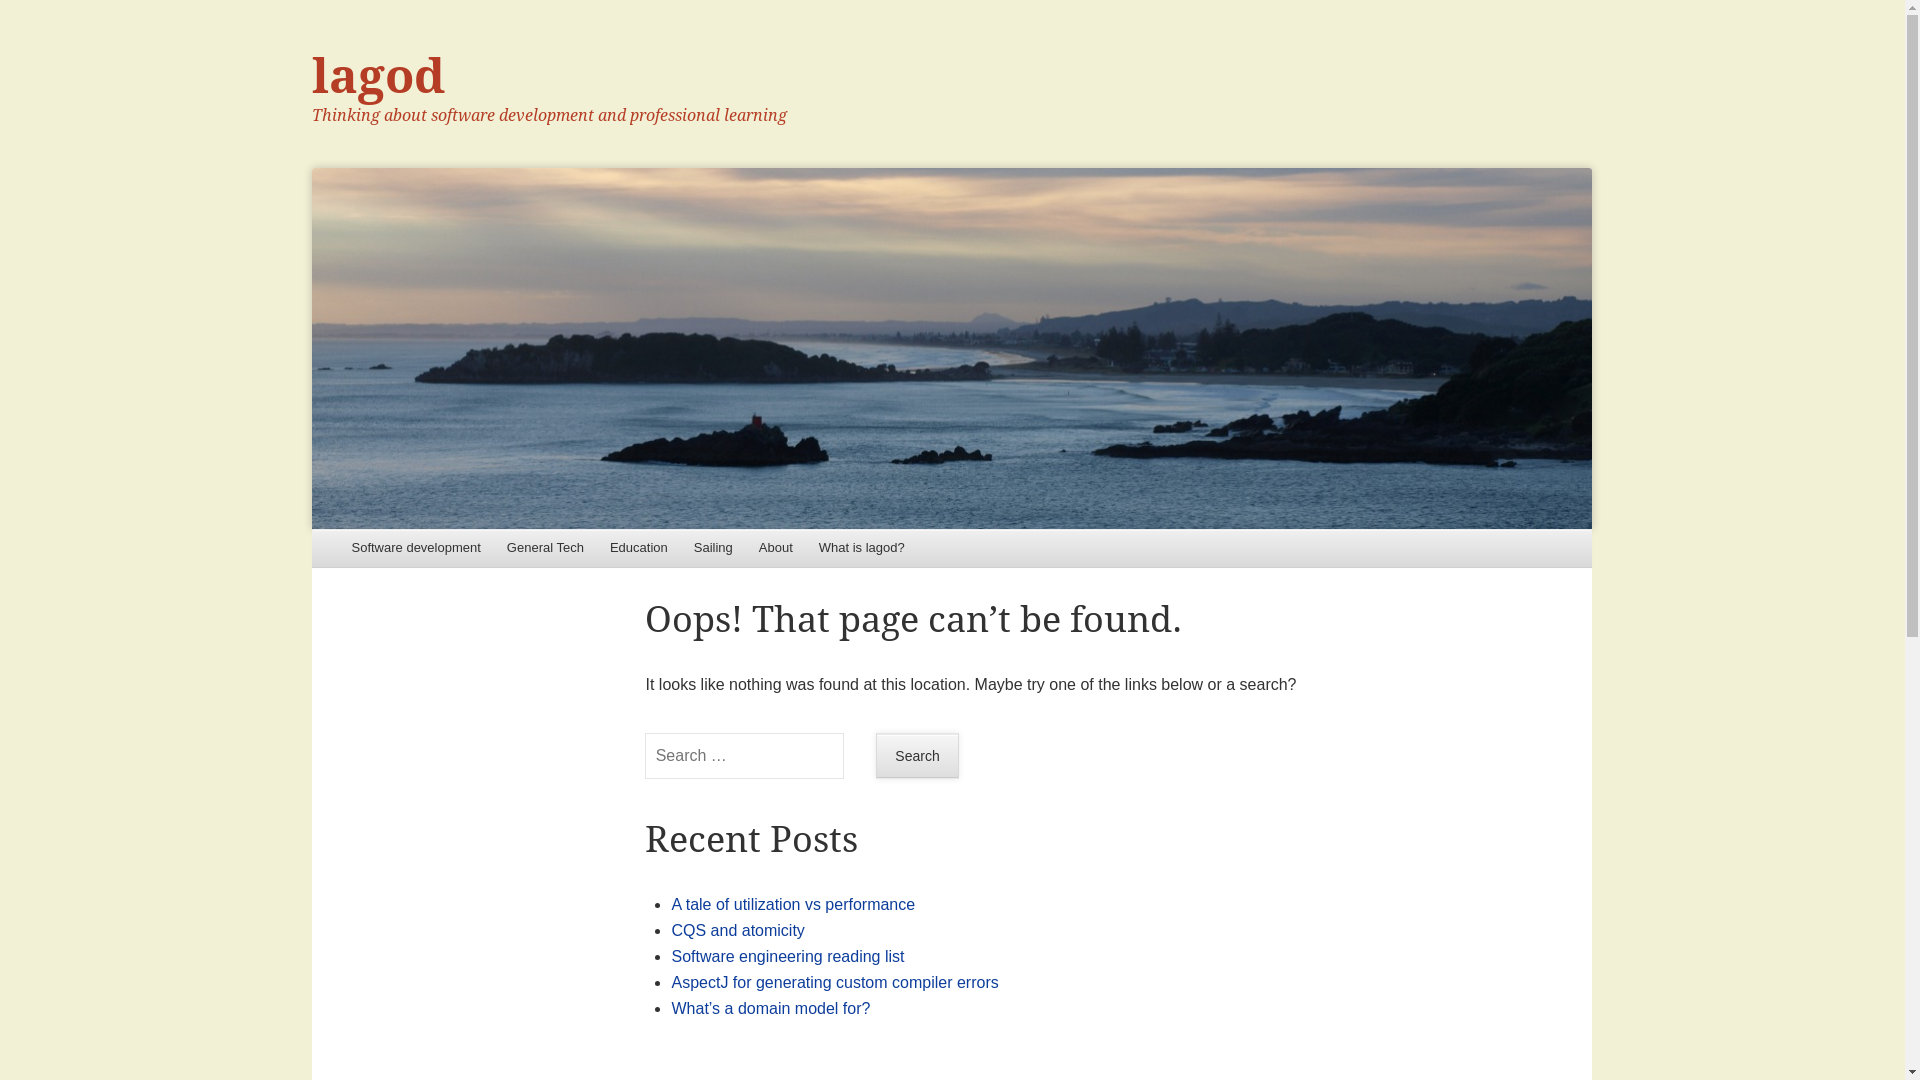  I want to click on 'CQS and atomicity', so click(736, 930).